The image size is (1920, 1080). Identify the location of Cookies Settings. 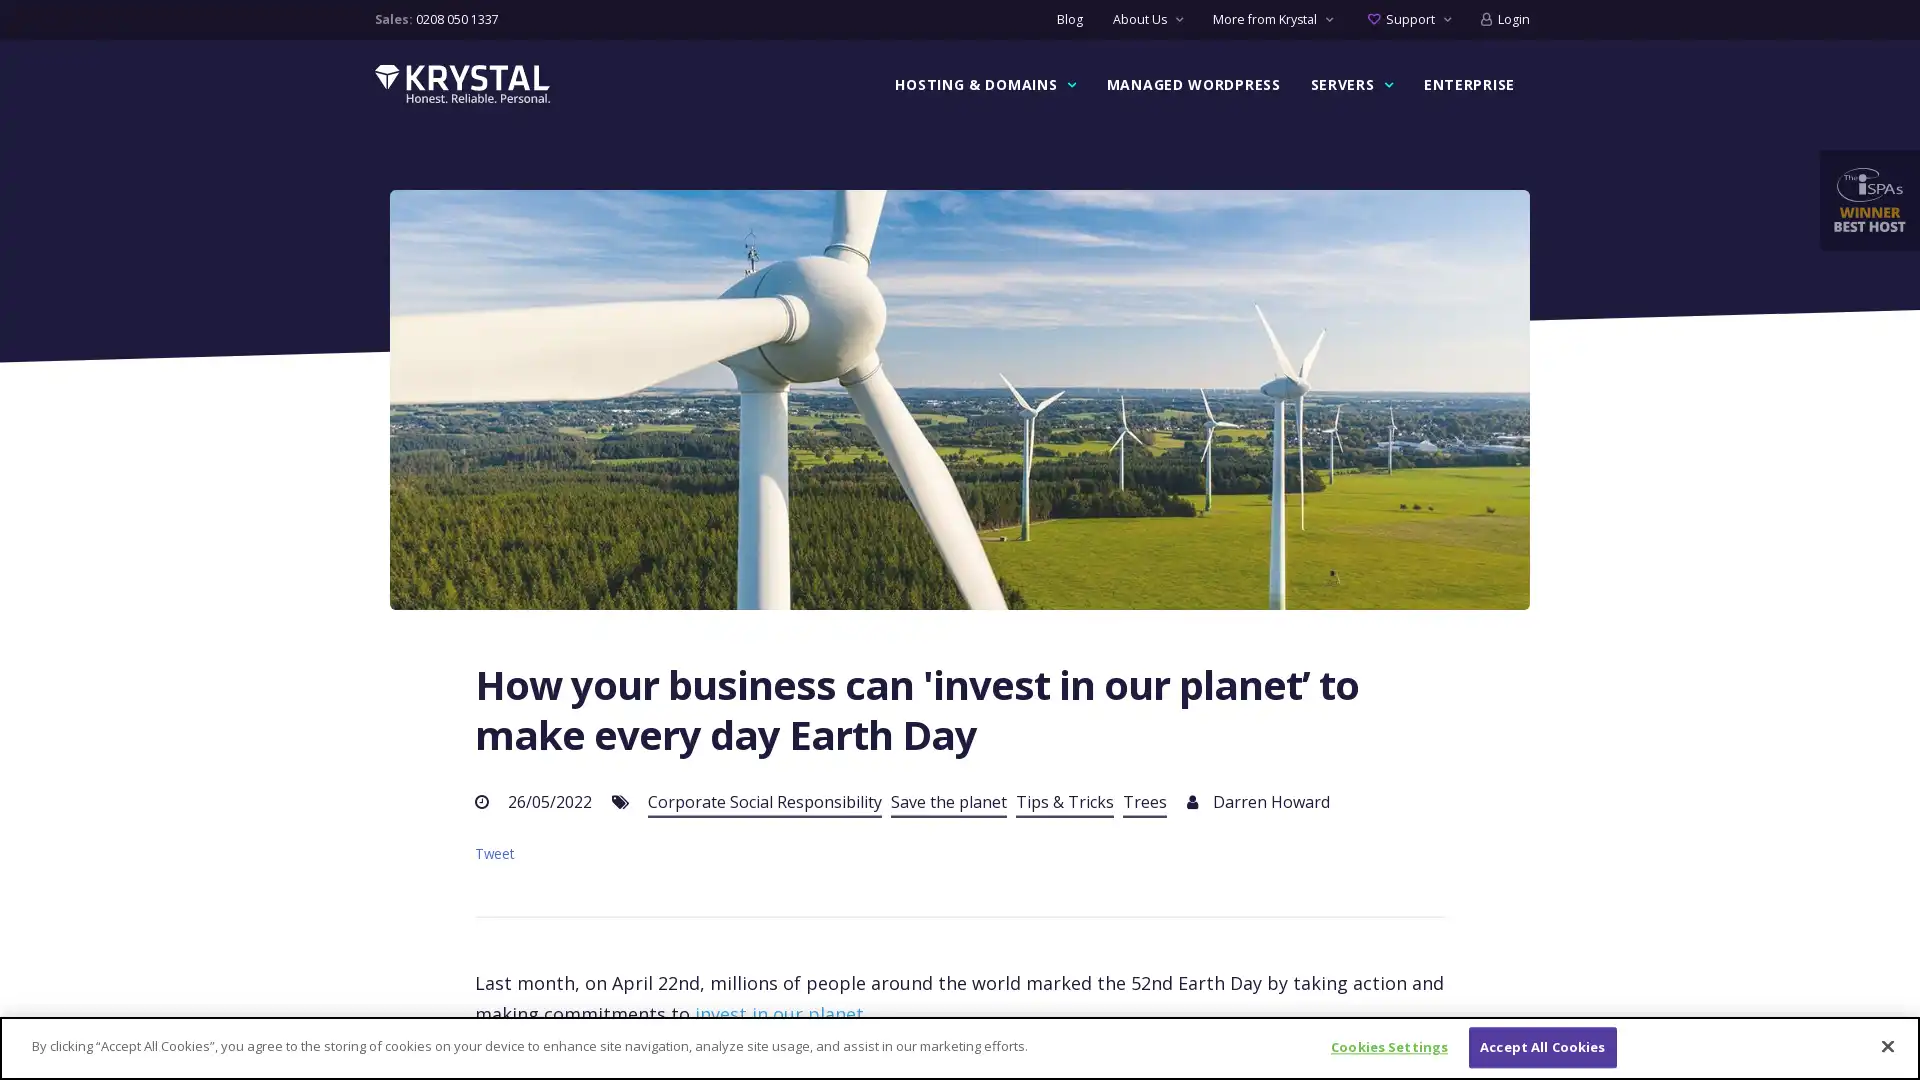
(1388, 1046).